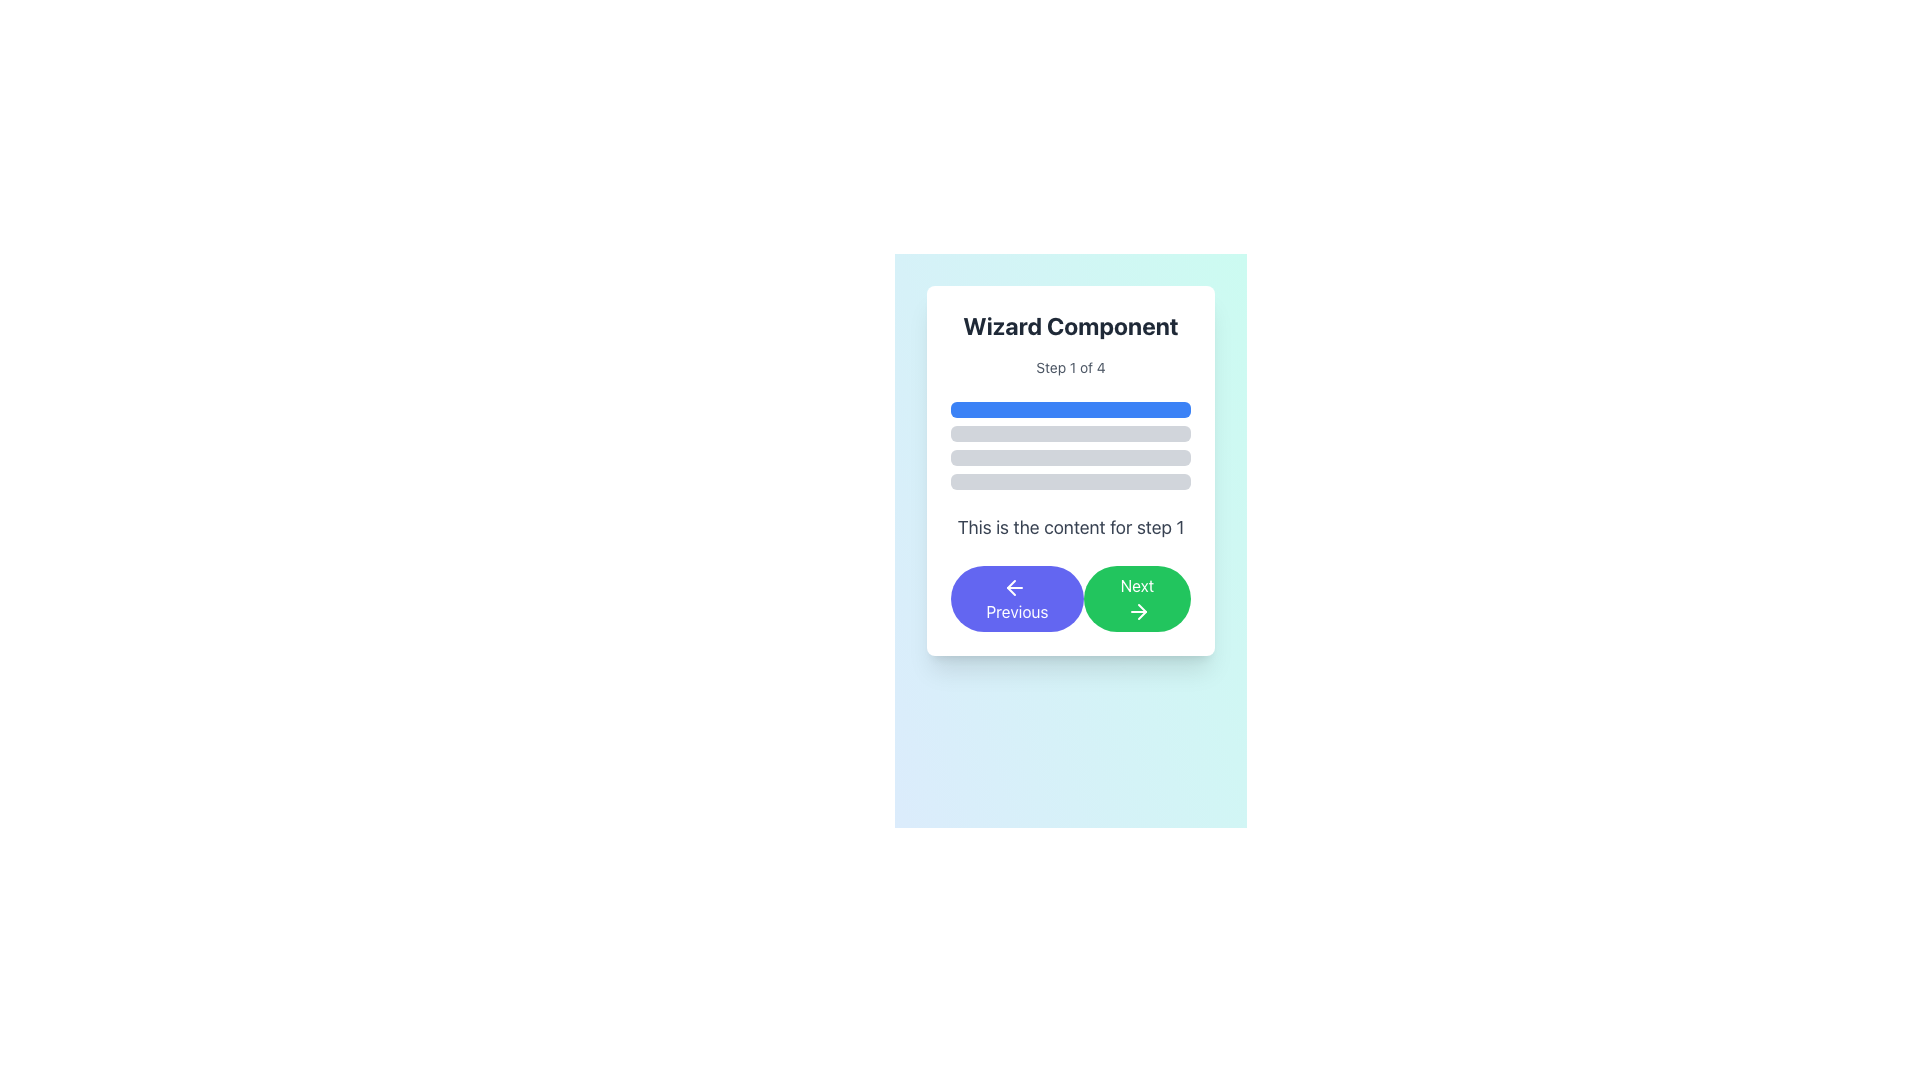 The height and width of the screenshot is (1080, 1920). I want to click on the graphical arrow icon of the 'Next' button located at the bottom-right of the dialog, which visually represents proceeding to the next step or page, so click(1139, 610).